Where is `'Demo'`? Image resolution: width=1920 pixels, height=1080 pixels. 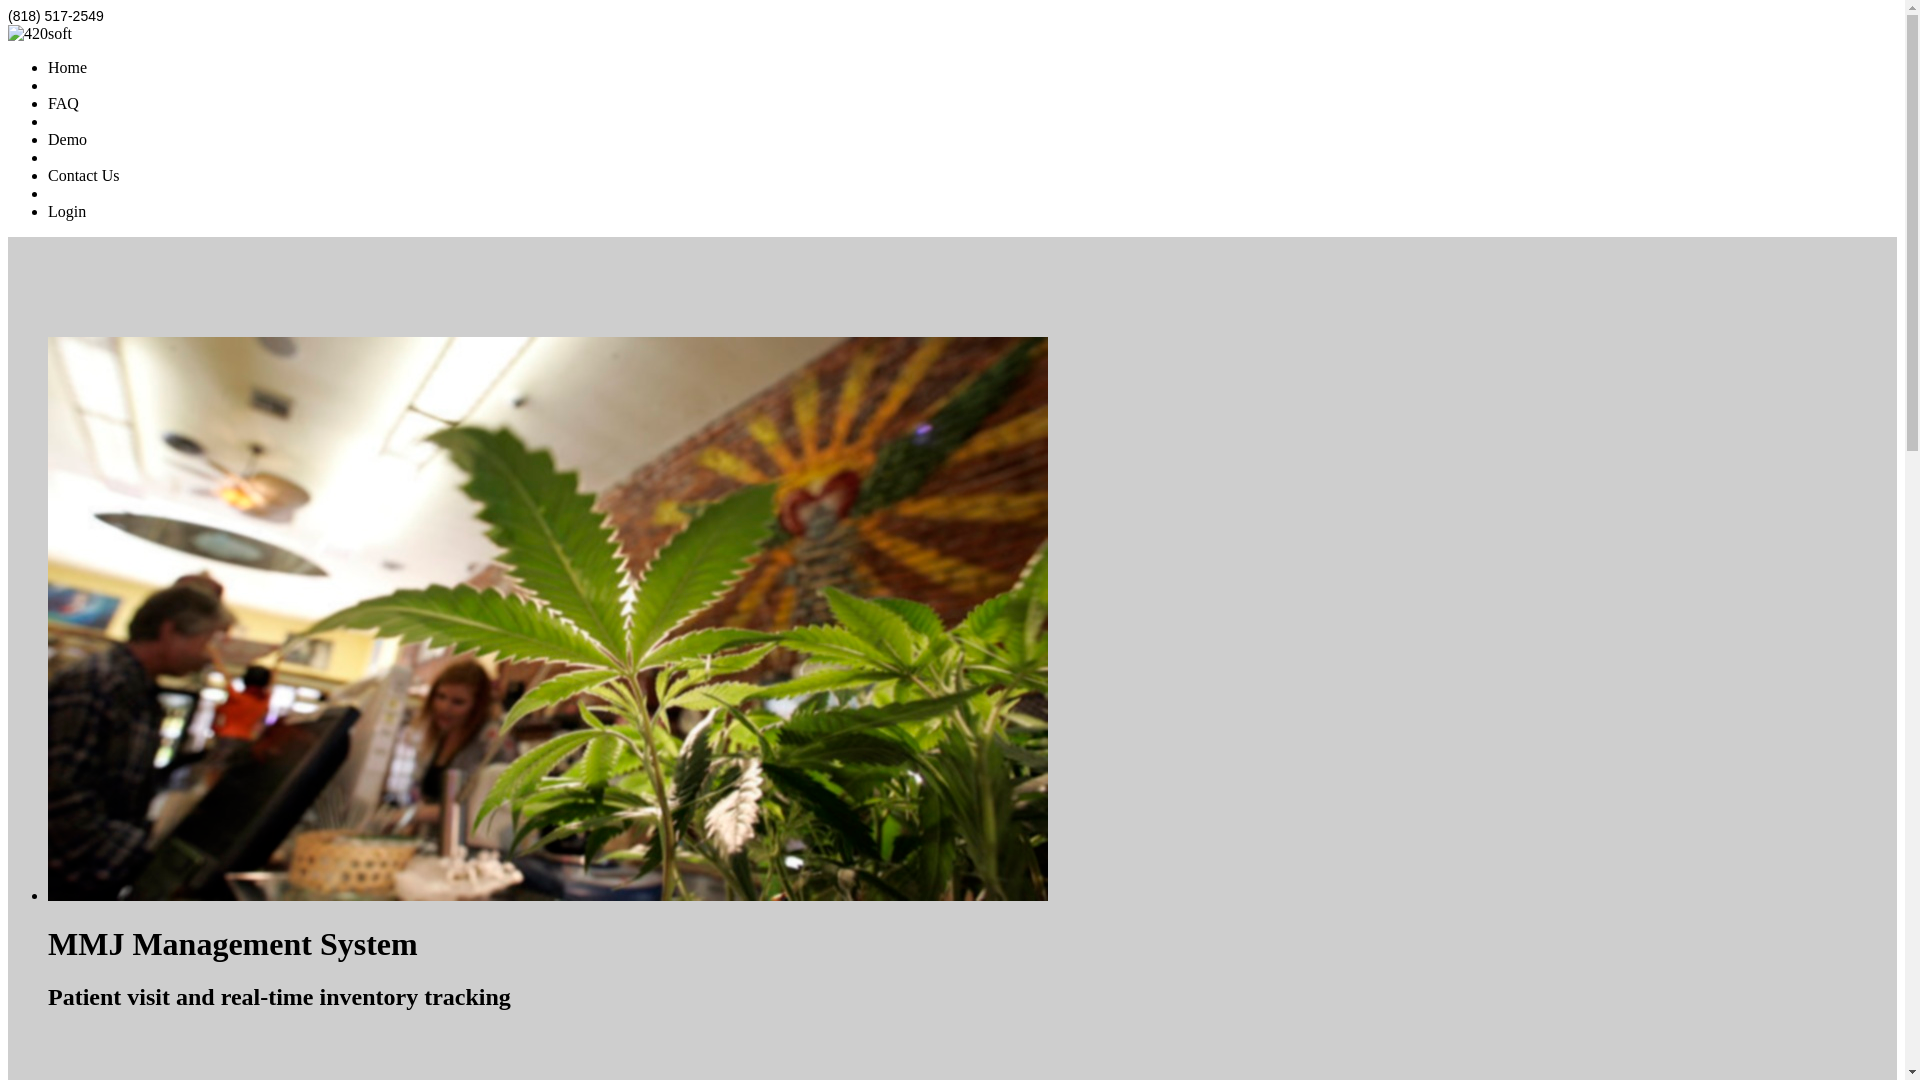 'Demo' is located at coordinates (67, 138).